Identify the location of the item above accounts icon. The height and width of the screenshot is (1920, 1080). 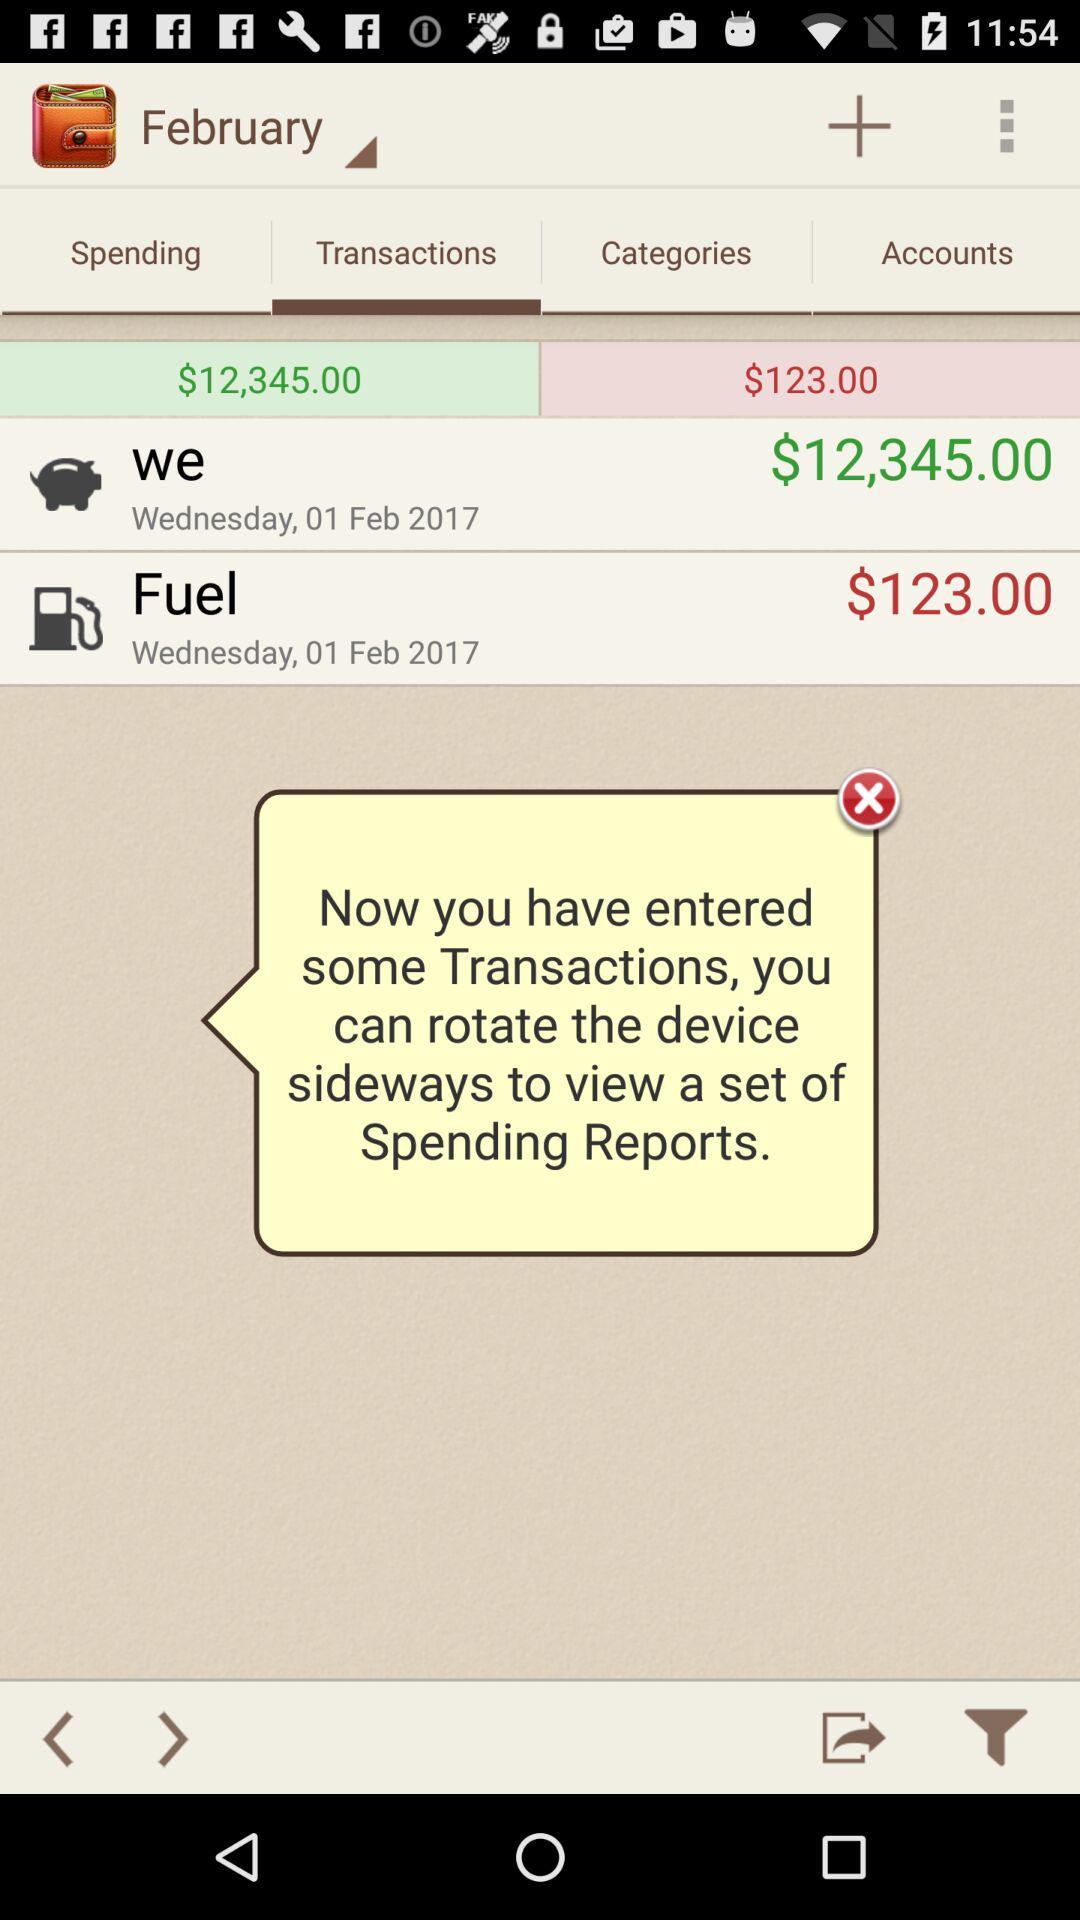
(1006, 124).